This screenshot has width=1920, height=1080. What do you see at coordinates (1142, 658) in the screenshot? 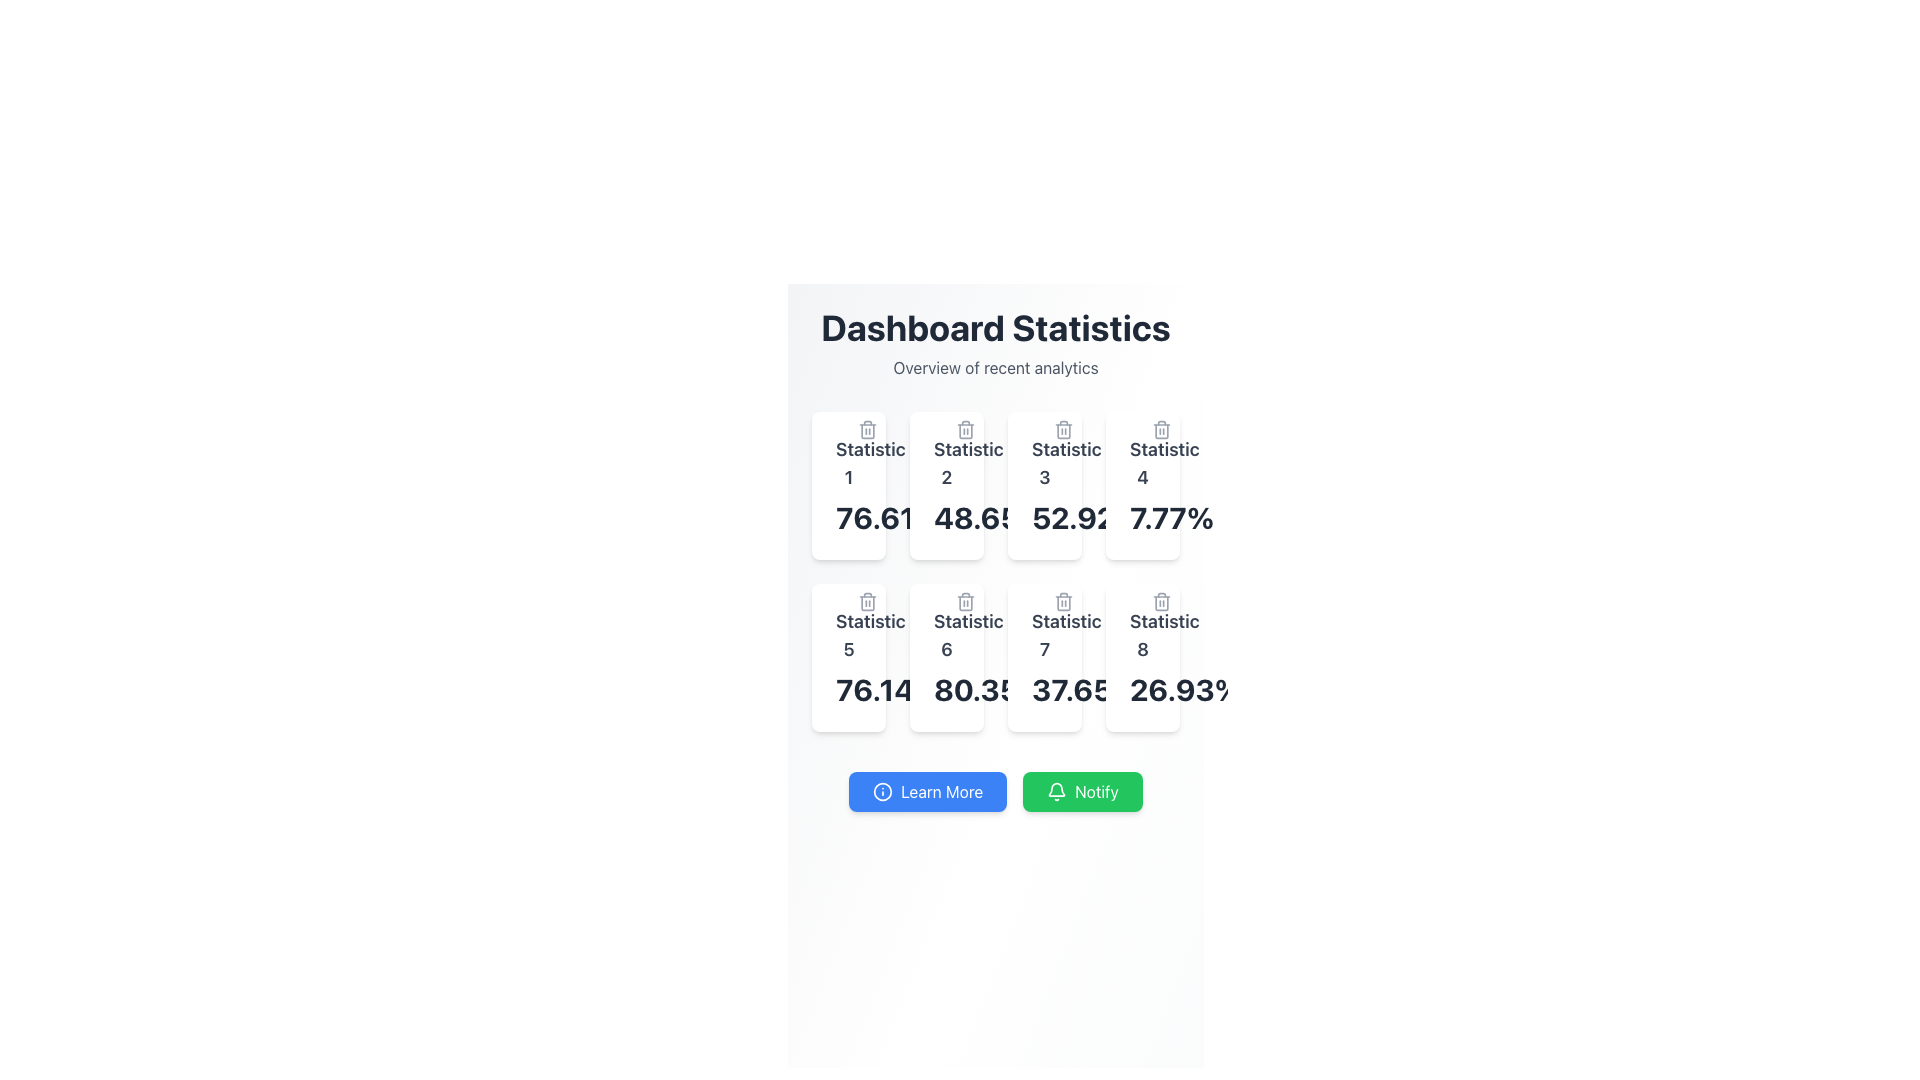
I see `the Informational card titled 'Statistic 8' that displays '26.93%' in the second row, fourth column of the grid` at bounding box center [1142, 658].